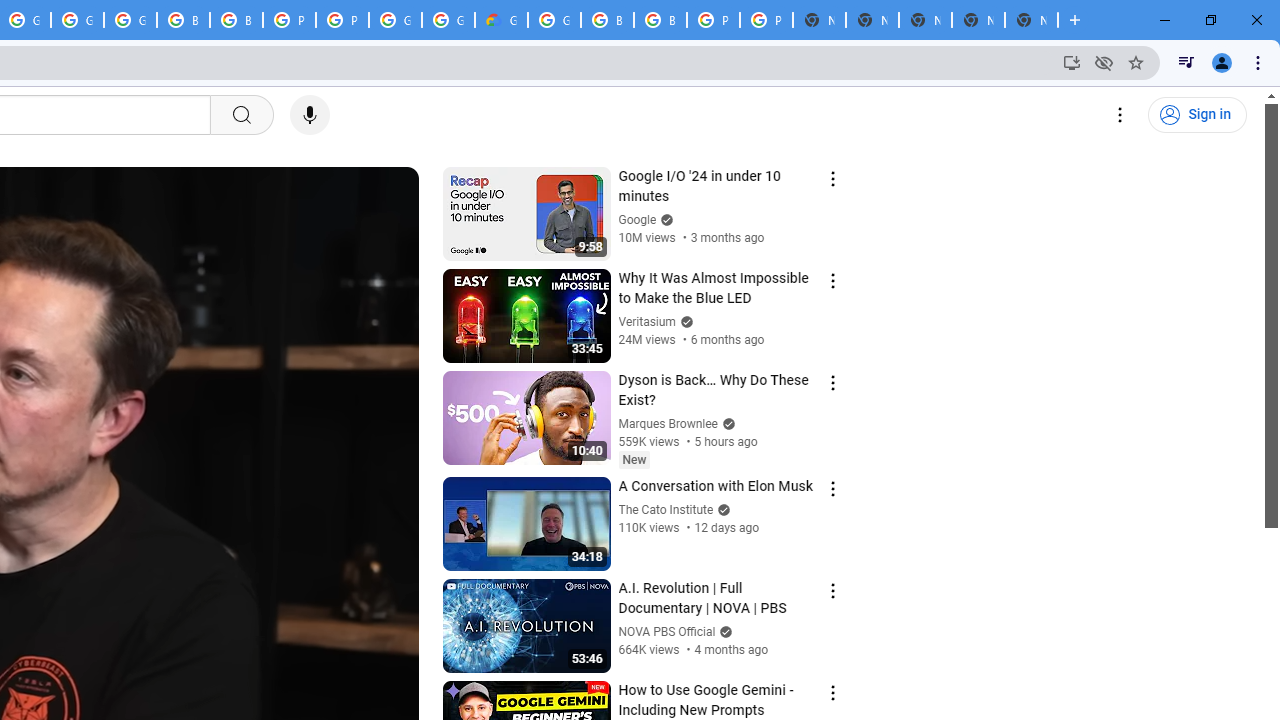 This screenshot has height=720, width=1280. Describe the element at coordinates (395, 20) in the screenshot. I see `'Google Cloud Platform'` at that location.